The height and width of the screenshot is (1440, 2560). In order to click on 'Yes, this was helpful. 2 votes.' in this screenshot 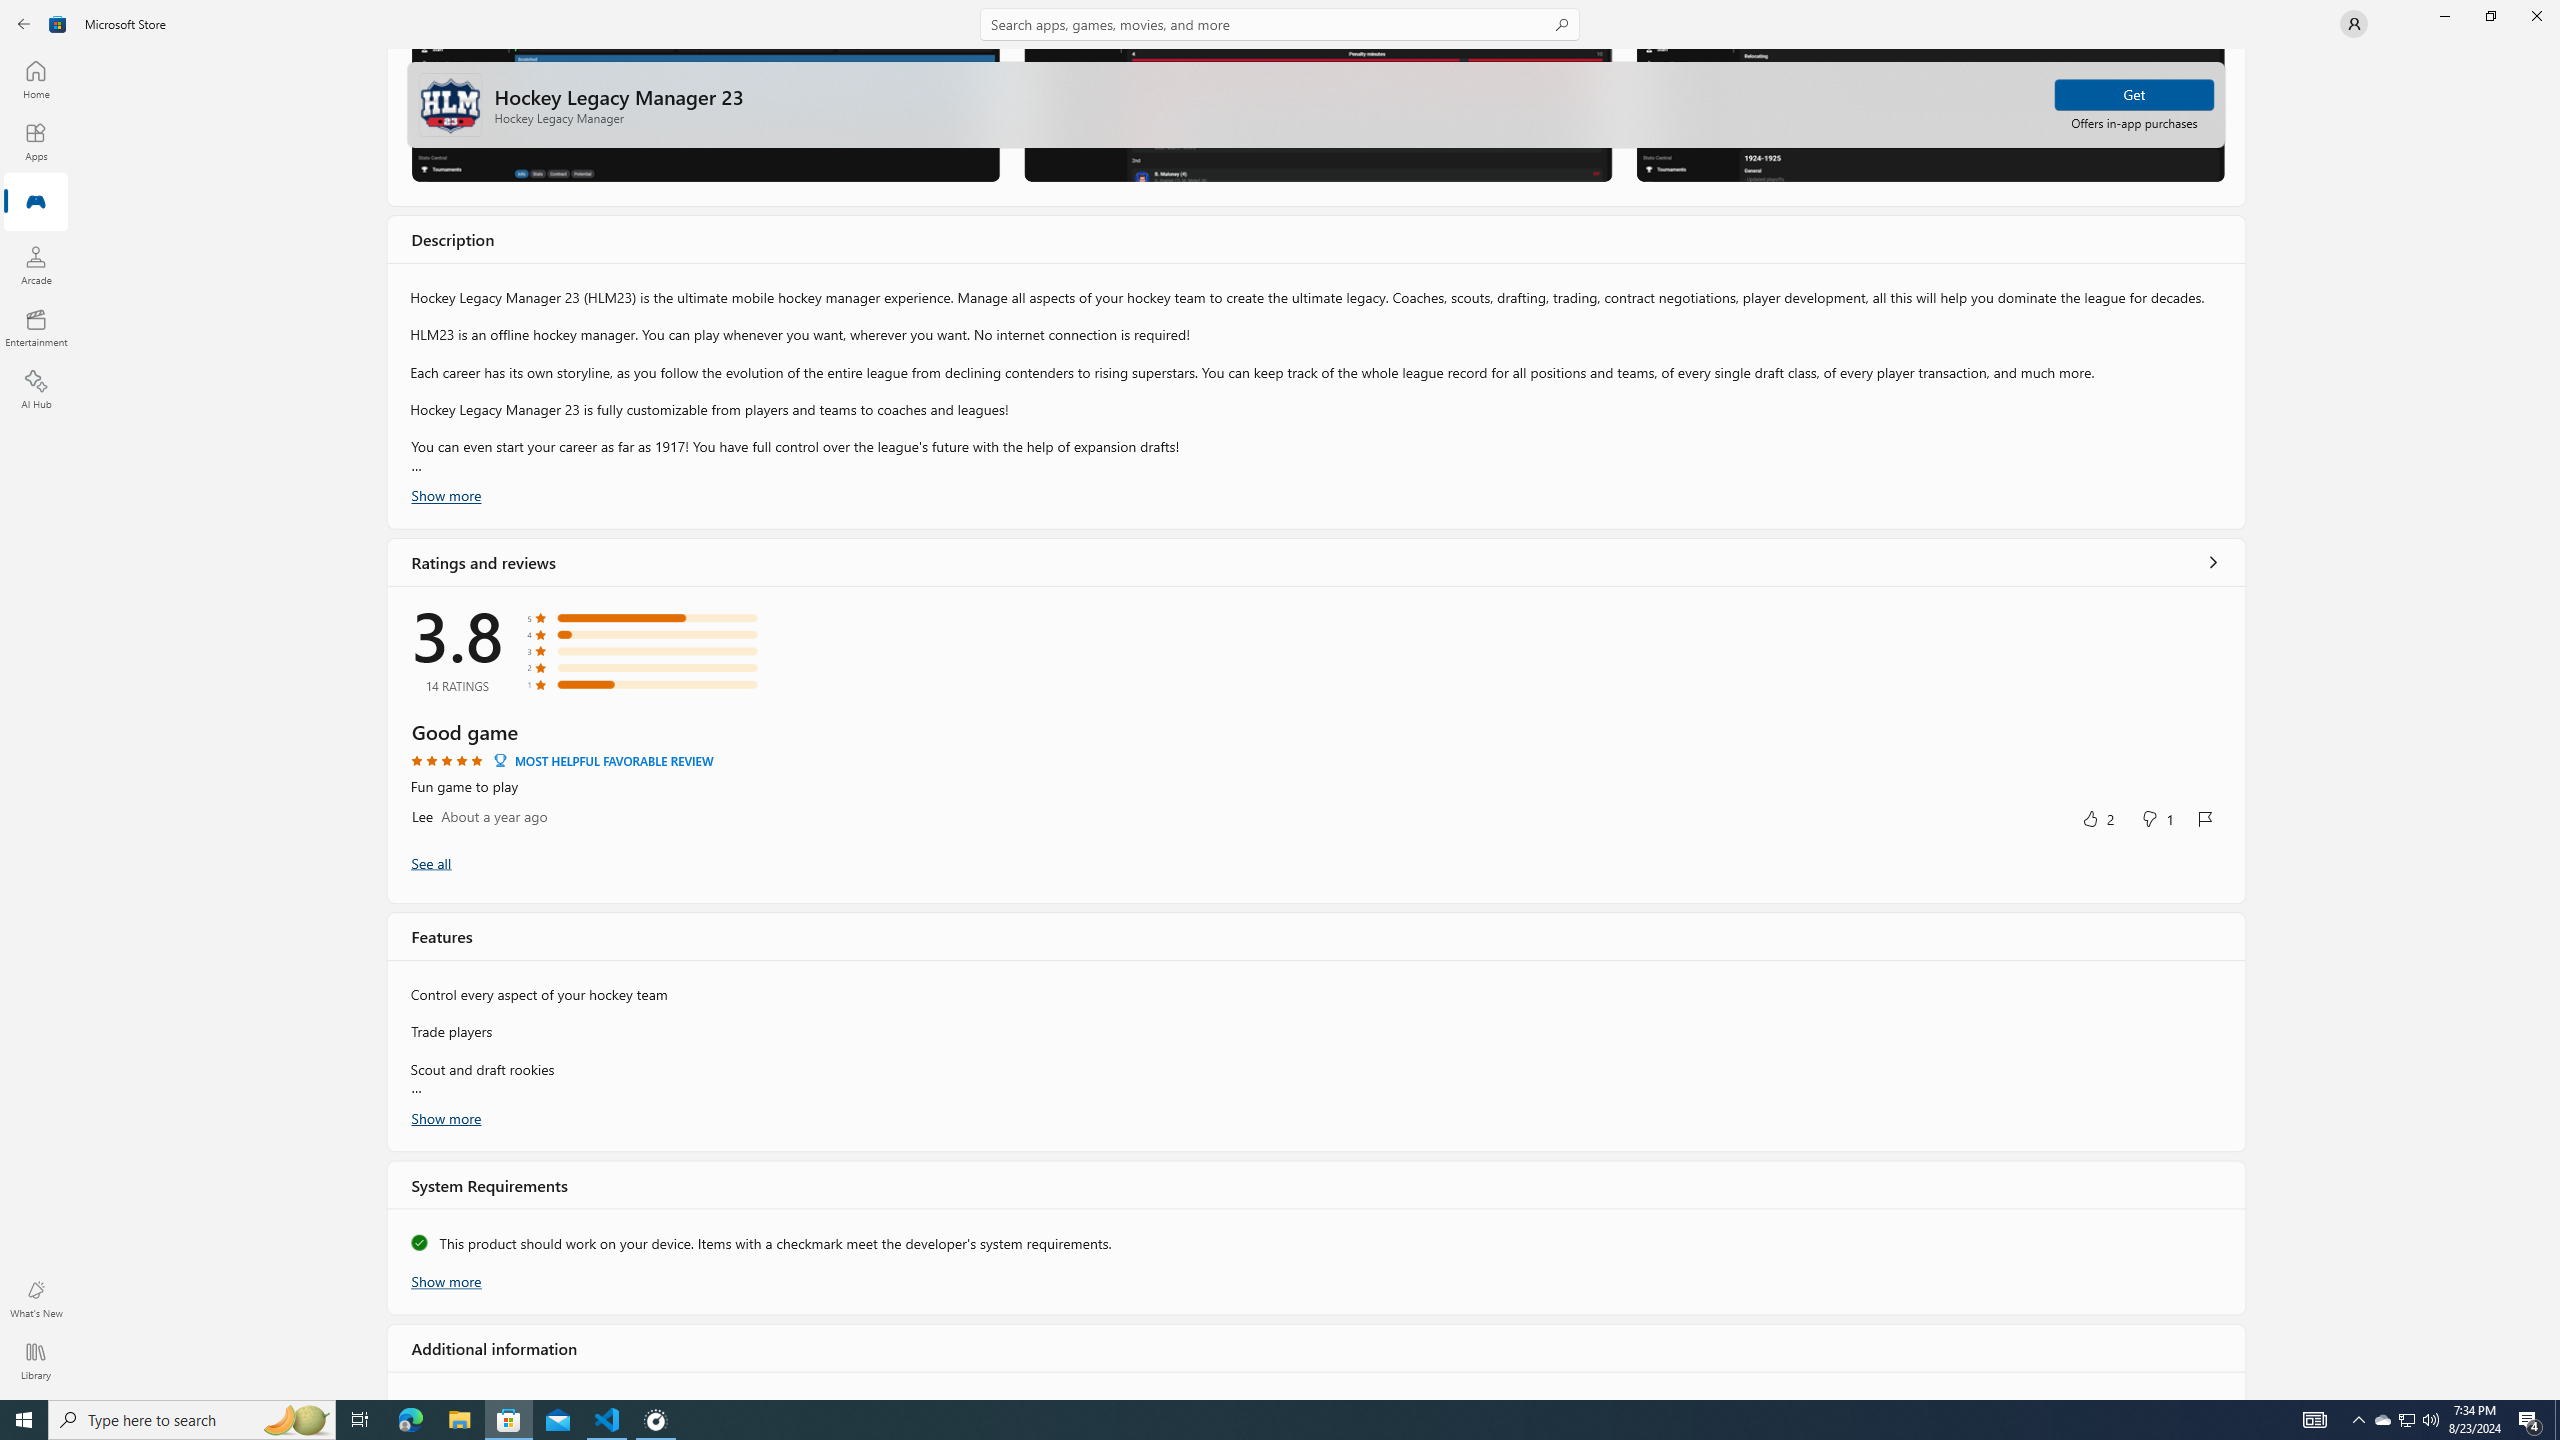, I will do `click(2096, 817)`.